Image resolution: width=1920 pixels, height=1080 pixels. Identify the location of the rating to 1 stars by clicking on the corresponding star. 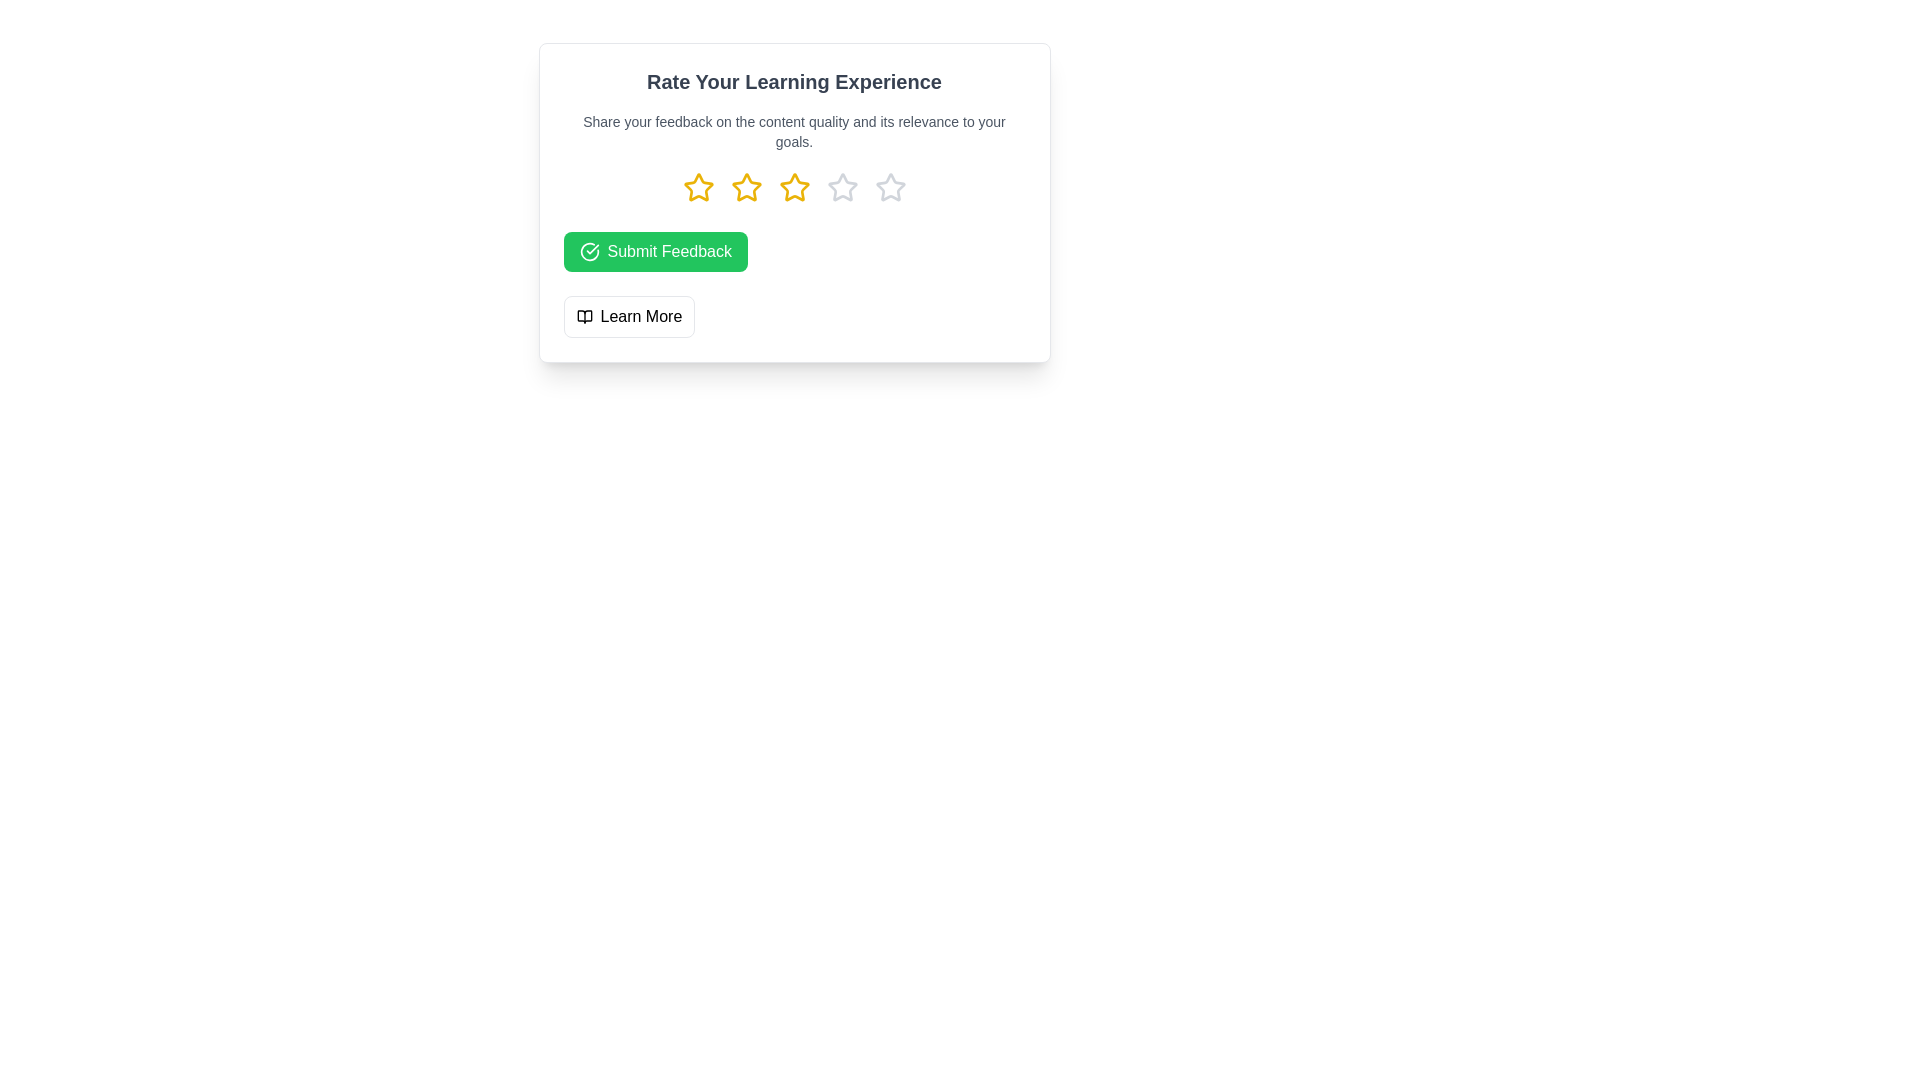
(698, 188).